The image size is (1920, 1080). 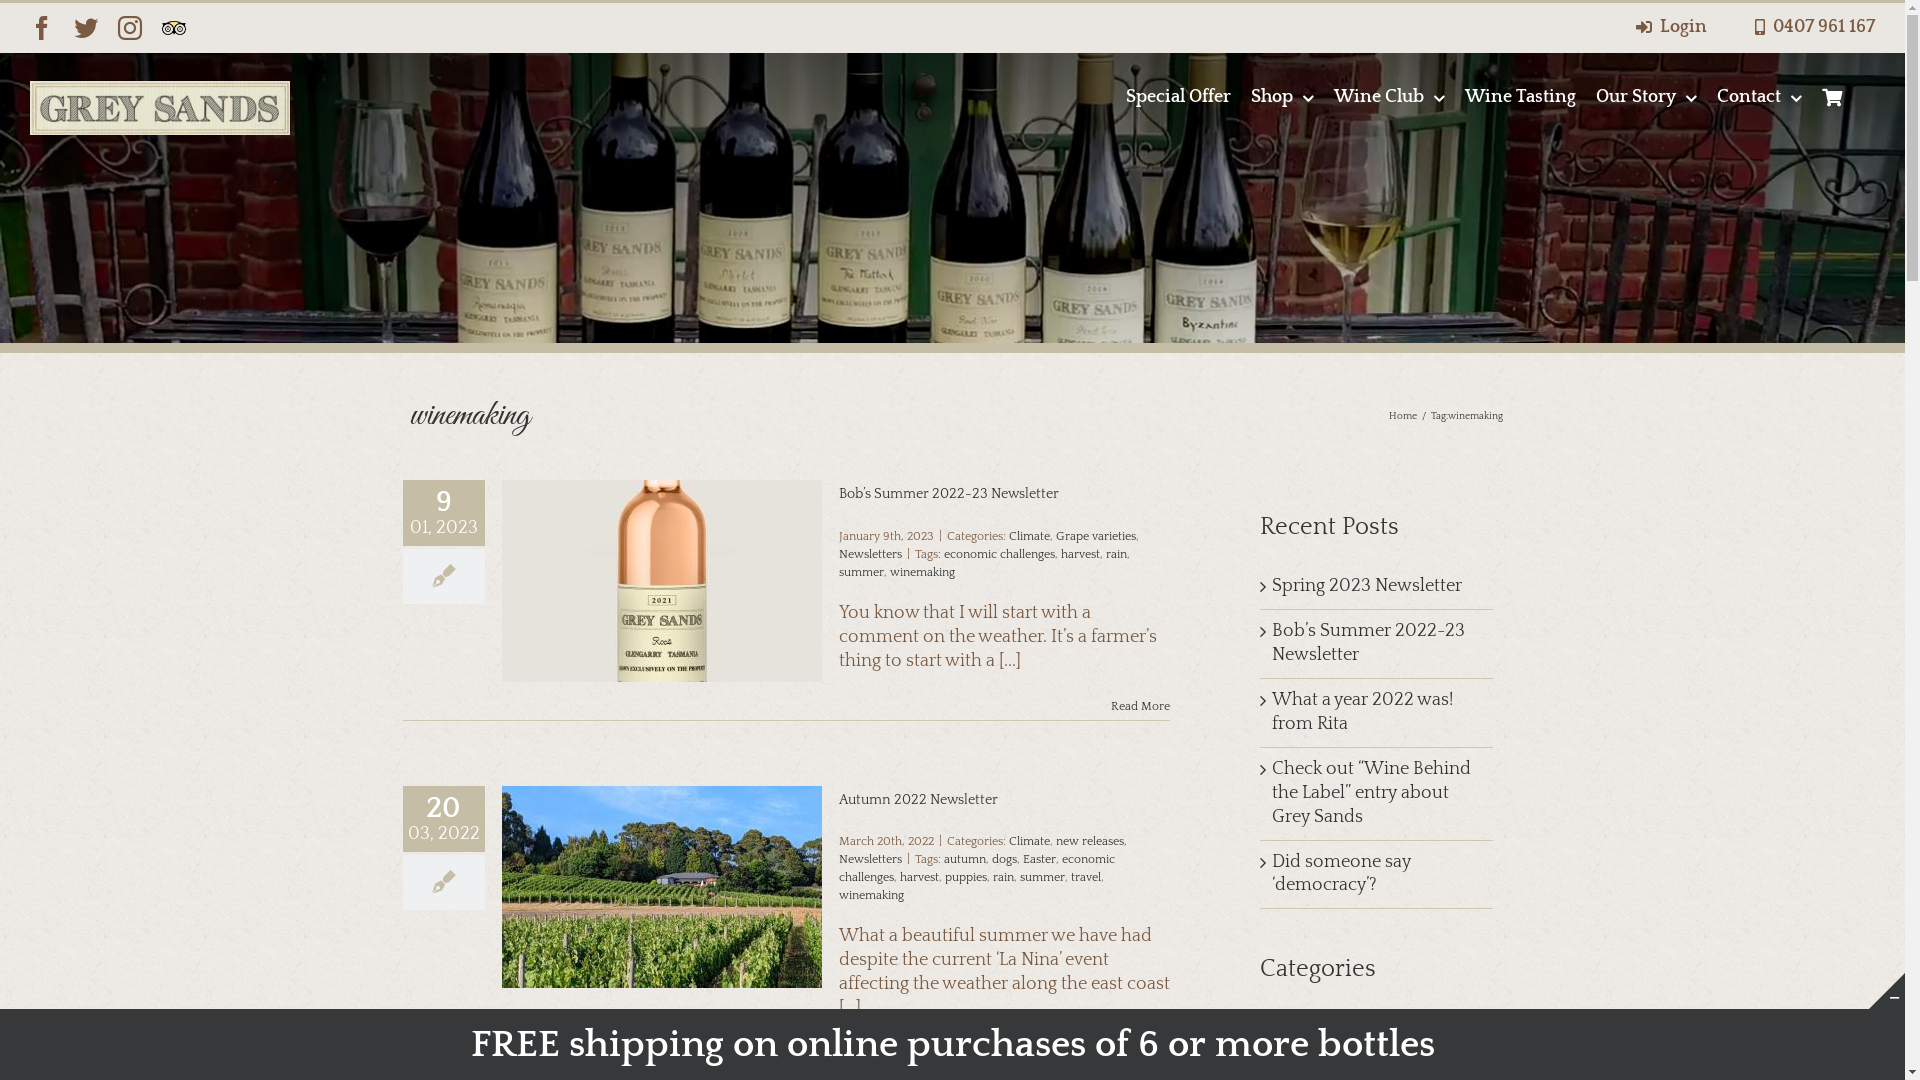 I want to click on '0407 961 167', so click(x=1810, y=27).